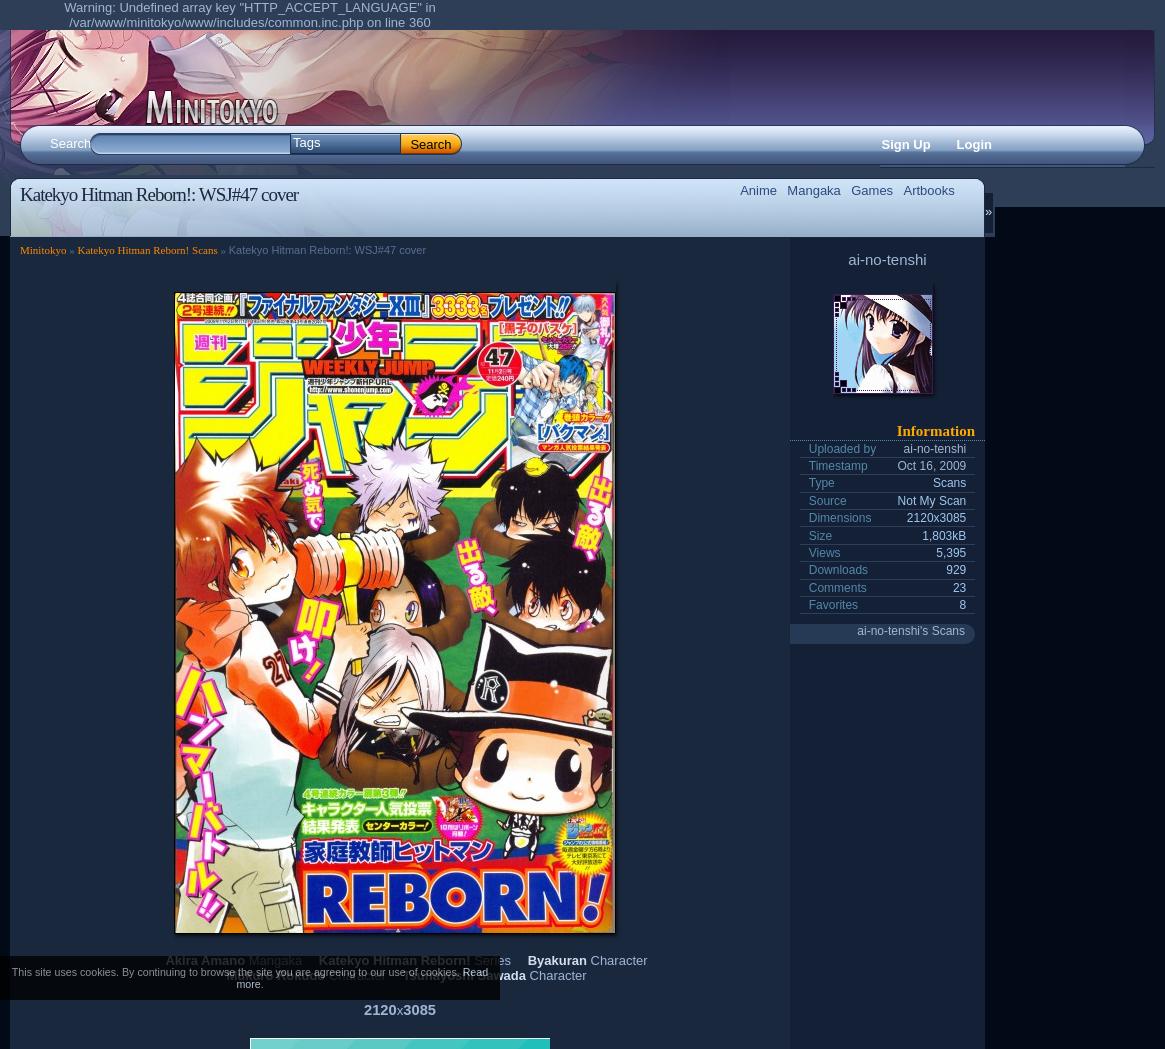 The width and height of the screenshot is (1165, 1049). What do you see at coordinates (204, 959) in the screenshot?
I see `'Akira Amano'` at bounding box center [204, 959].